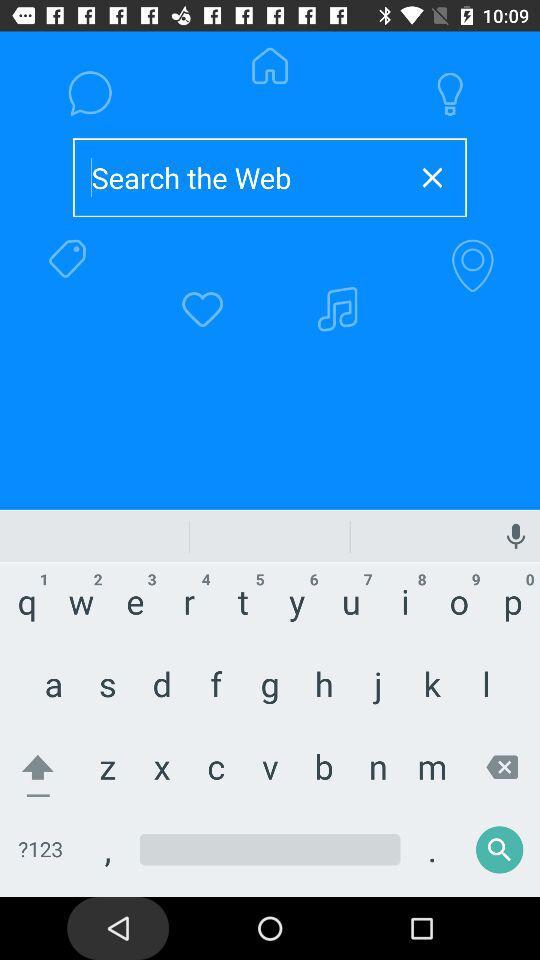 The height and width of the screenshot is (960, 540). I want to click on the home button above text field, so click(270, 89).